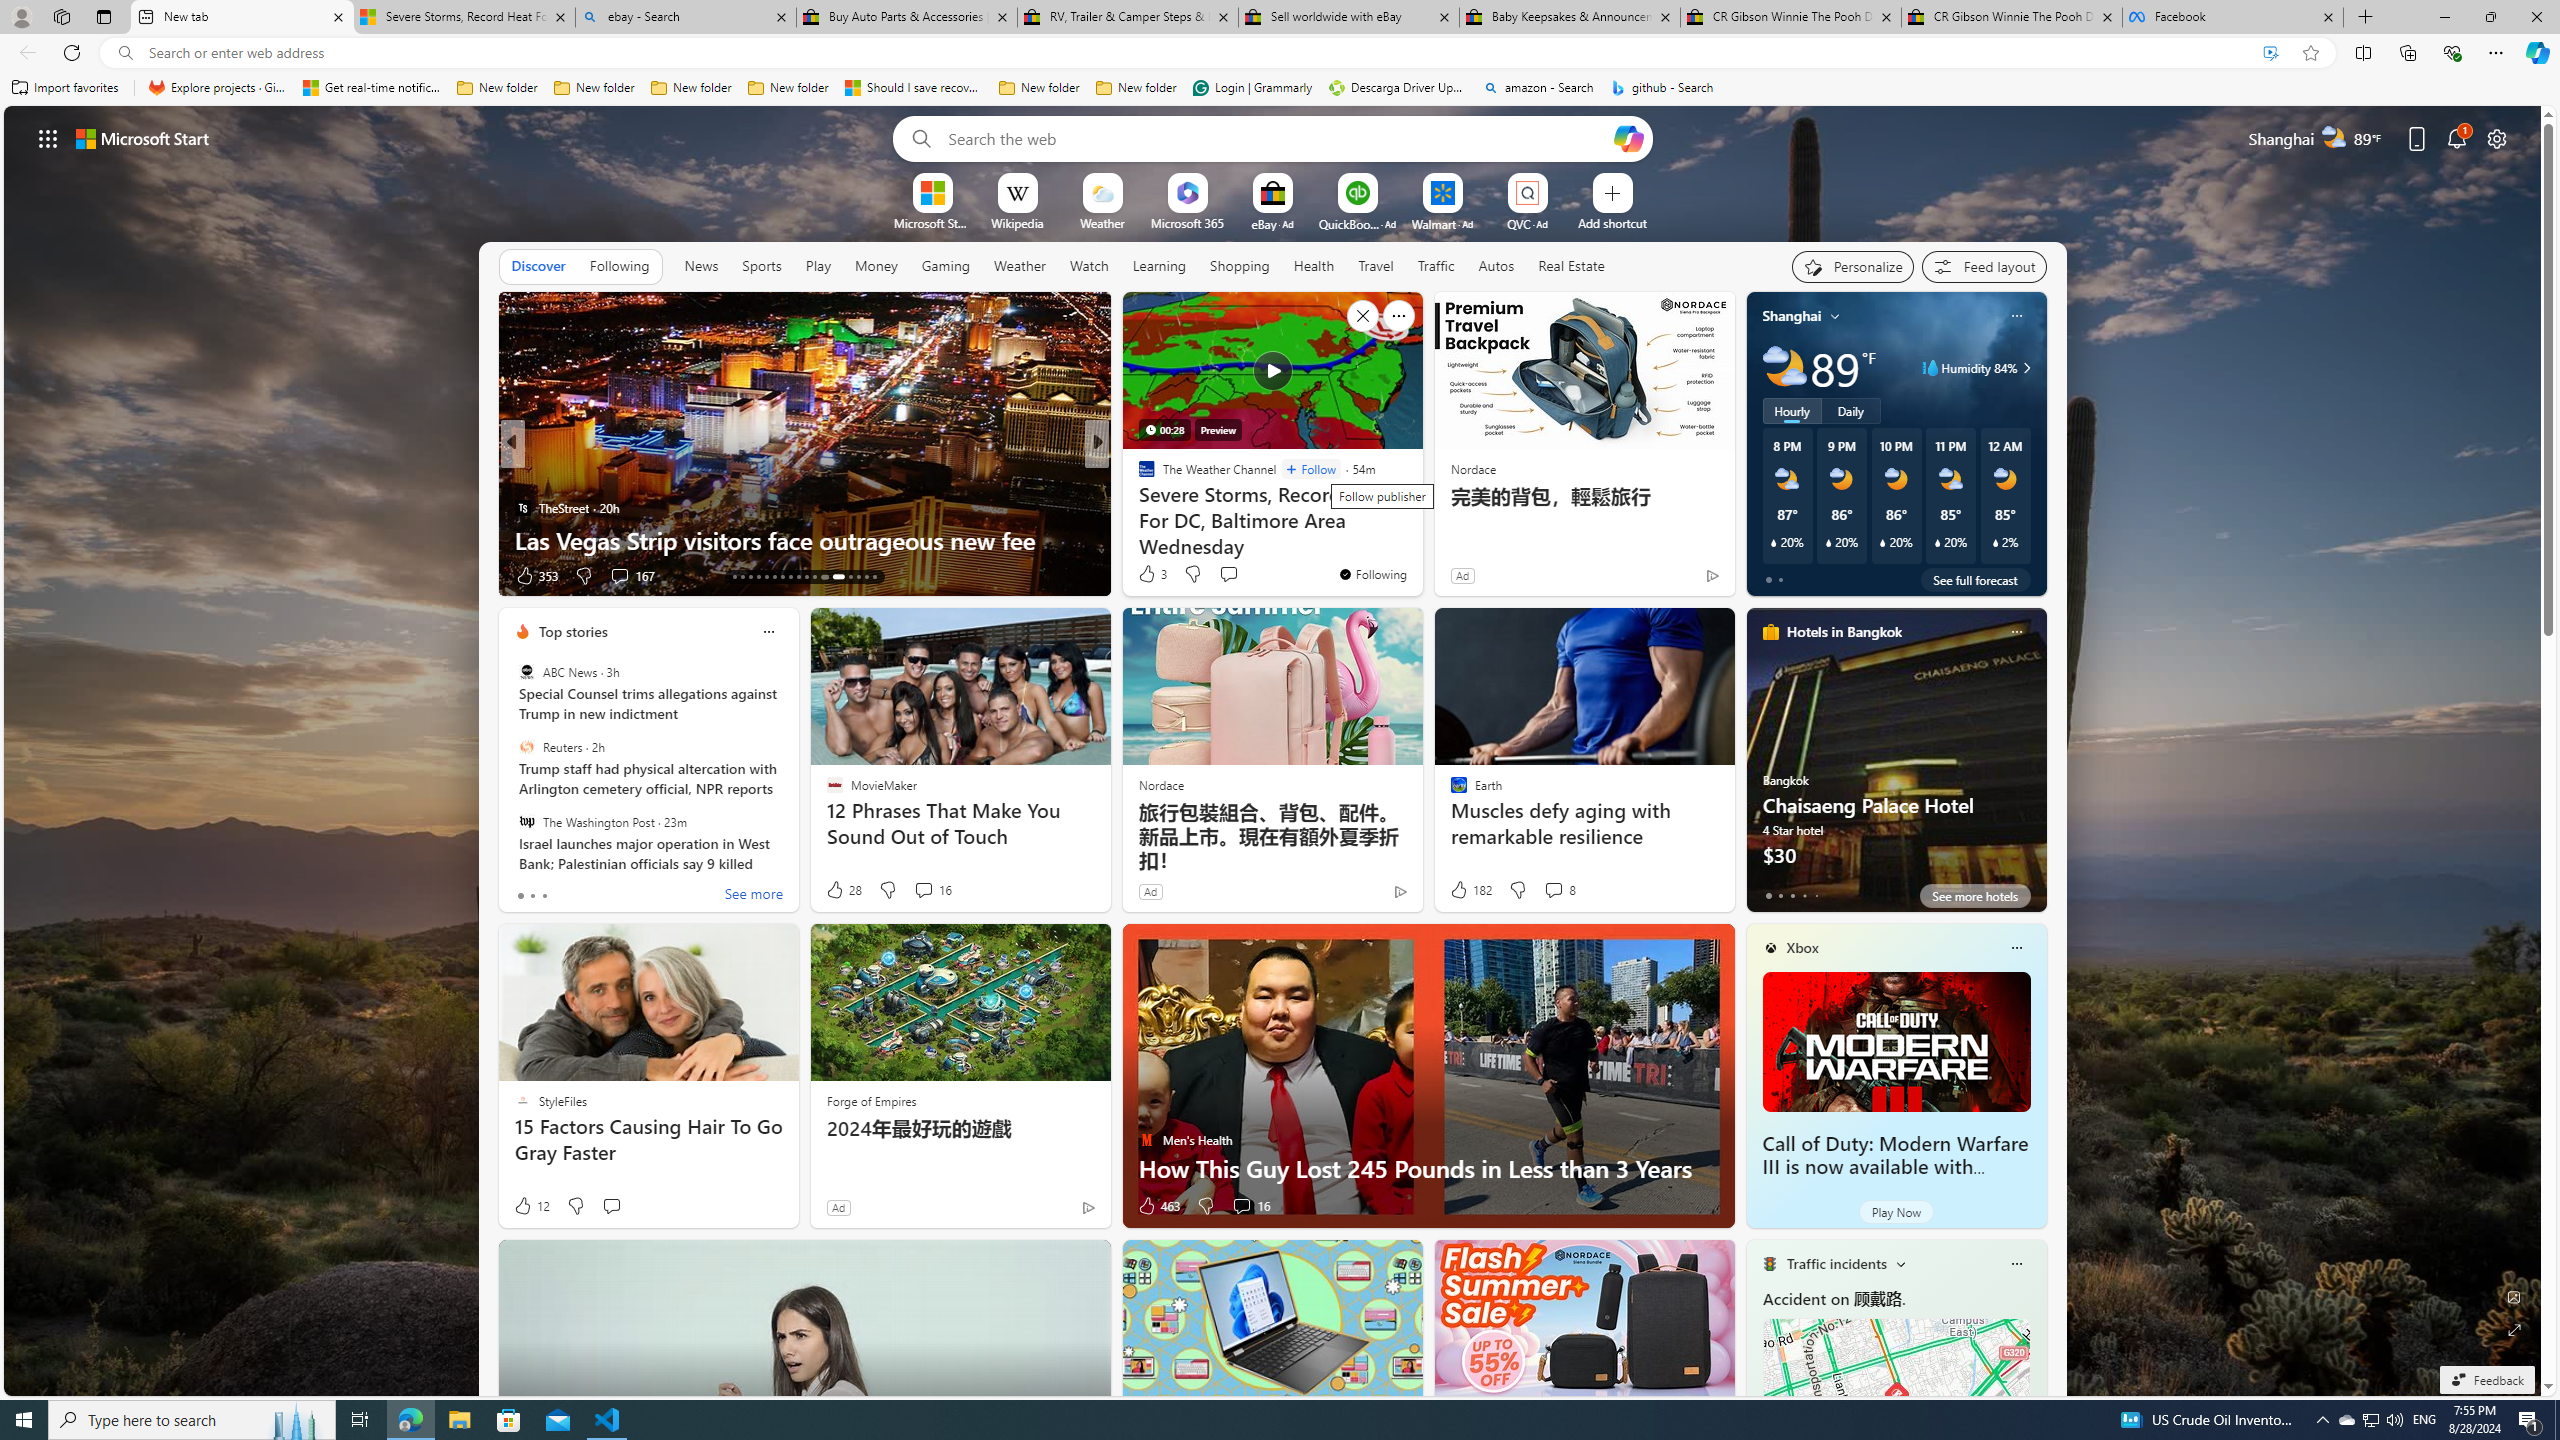 The width and height of the screenshot is (2560, 1440). What do you see at coordinates (1784, 367) in the screenshot?
I see `'Partly cloudy'` at bounding box center [1784, 367].